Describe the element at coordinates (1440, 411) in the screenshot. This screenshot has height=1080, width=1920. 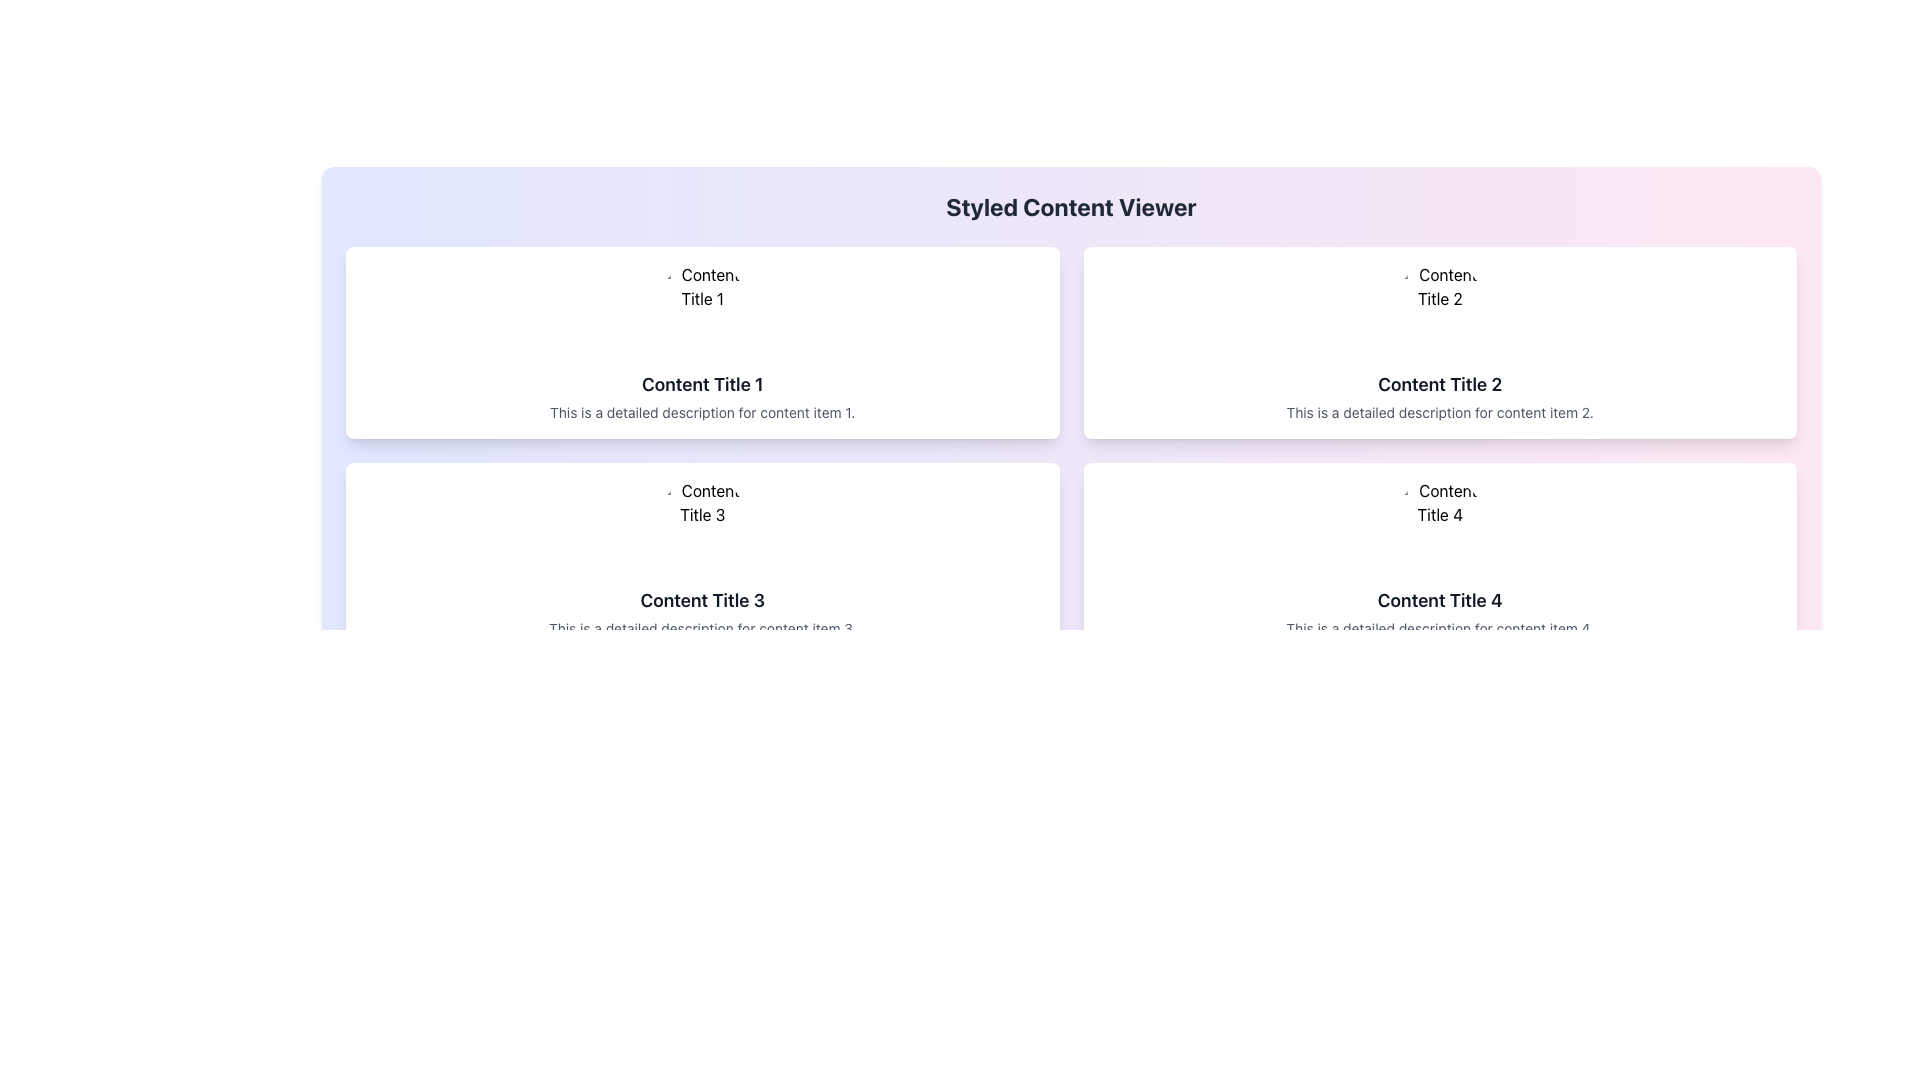
I see `the text block containing the string 'This is a detailed description for content item 2.' which is located below the title 'Content Title 2' in the second content card` at that location.